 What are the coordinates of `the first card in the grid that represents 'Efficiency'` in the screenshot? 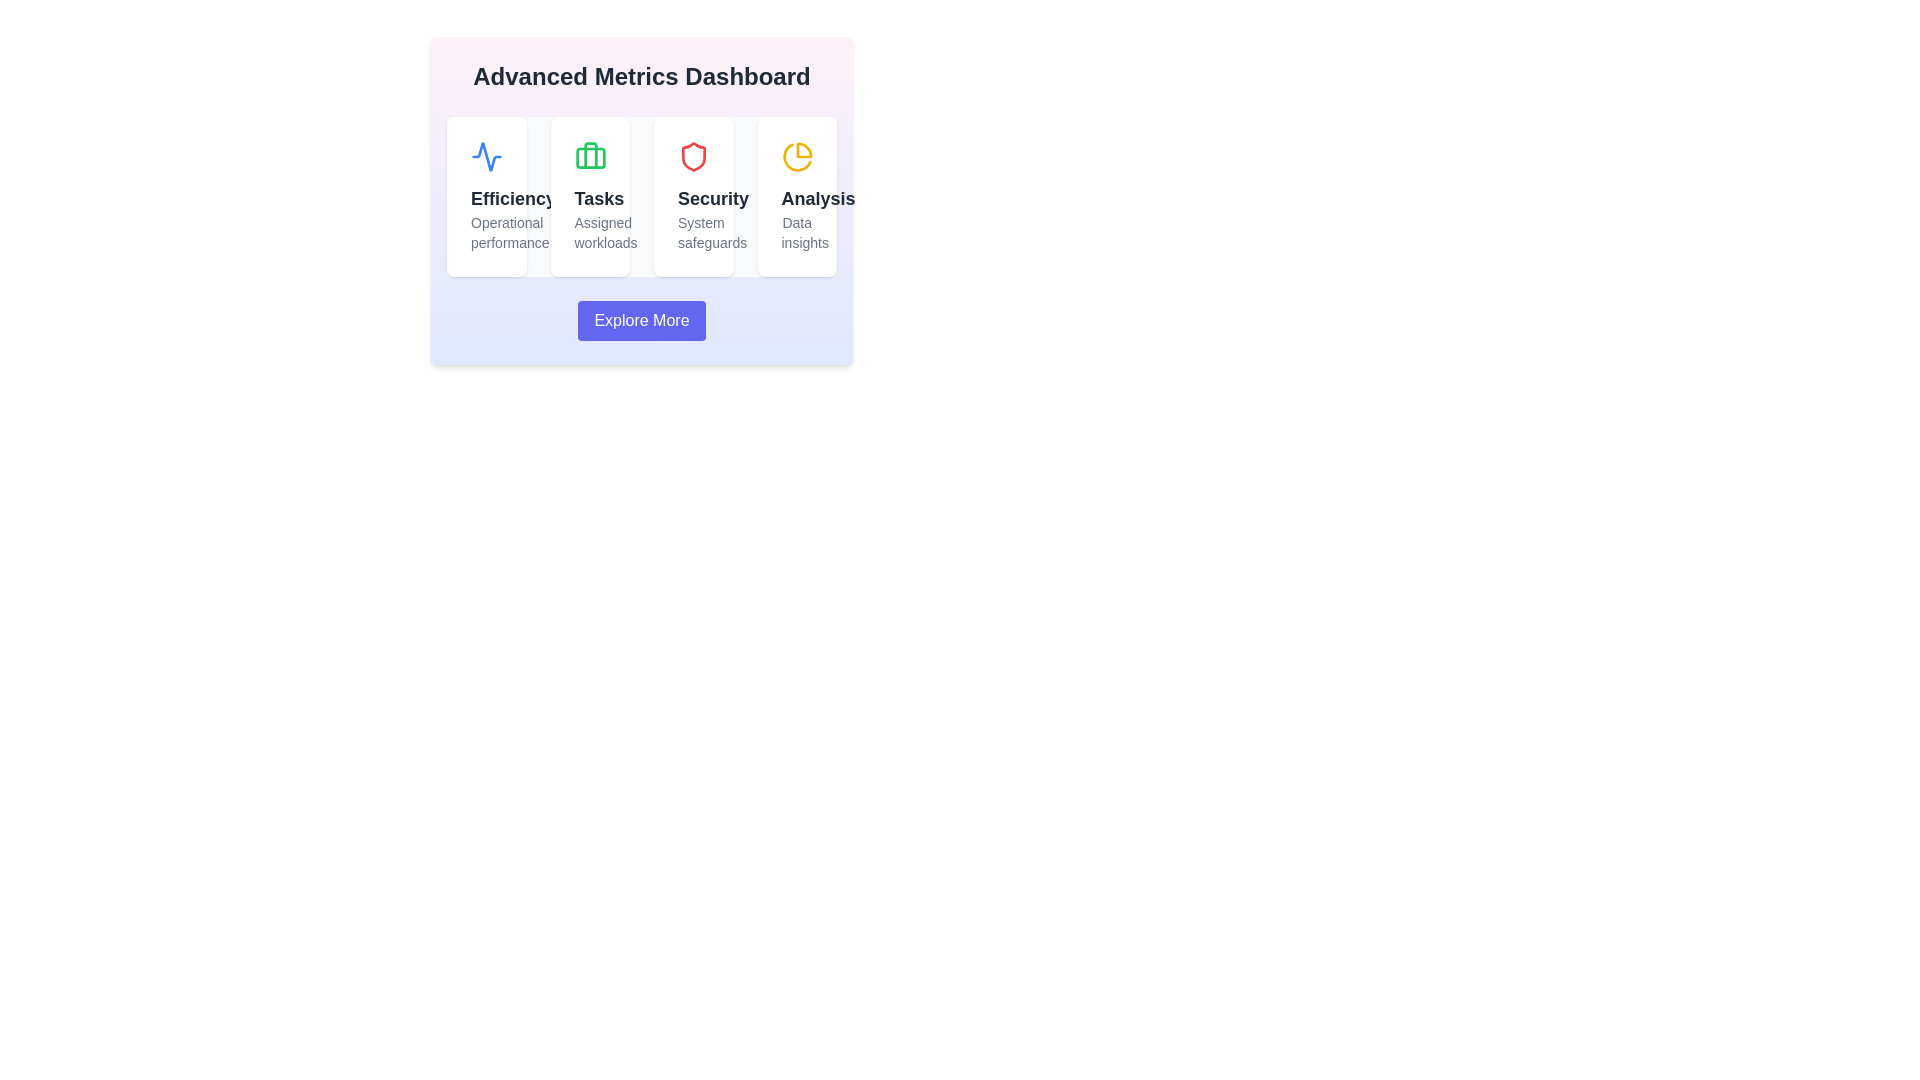 It's located at (486, 196).